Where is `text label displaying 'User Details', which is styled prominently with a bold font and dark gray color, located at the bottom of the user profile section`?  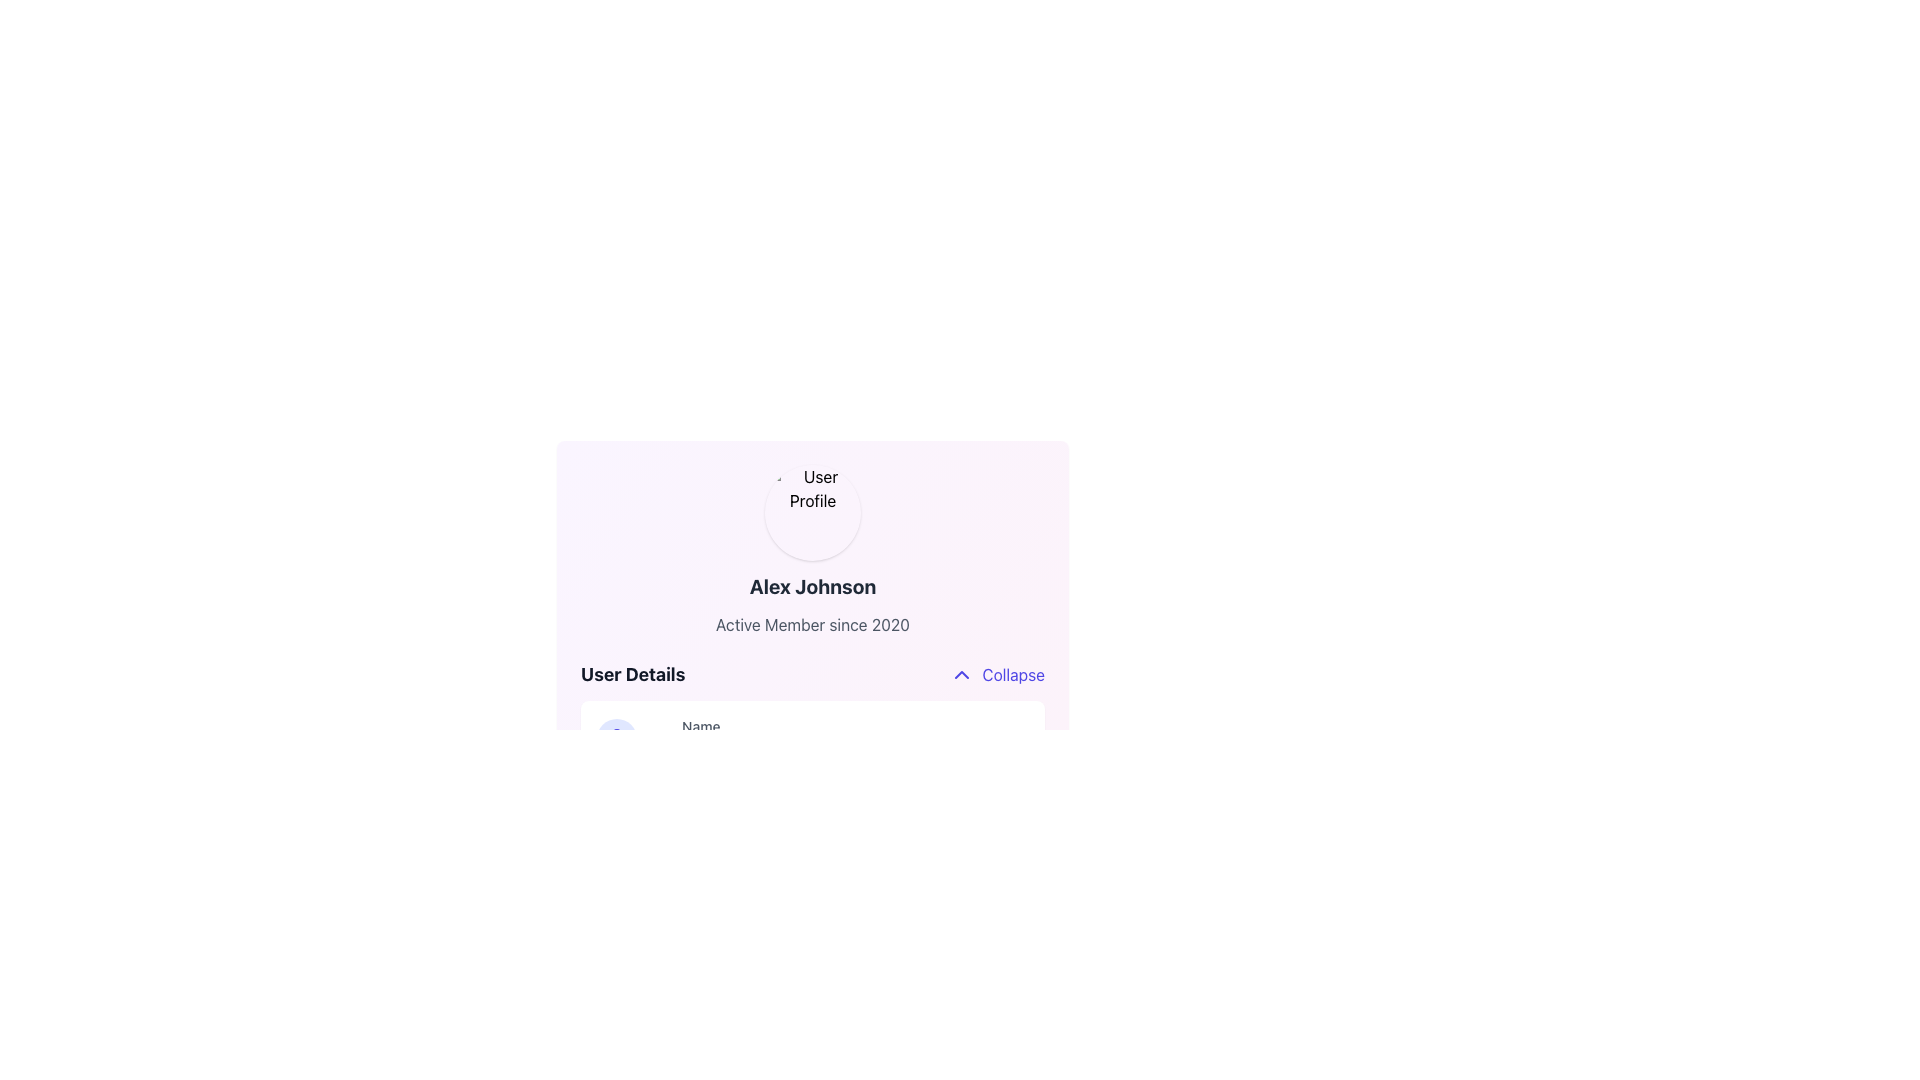 text label displaying 'User Details', which is styled prominently with a bold font and dark gray color, located at the bottom of the user profile section is located at coordinates (632, 675).